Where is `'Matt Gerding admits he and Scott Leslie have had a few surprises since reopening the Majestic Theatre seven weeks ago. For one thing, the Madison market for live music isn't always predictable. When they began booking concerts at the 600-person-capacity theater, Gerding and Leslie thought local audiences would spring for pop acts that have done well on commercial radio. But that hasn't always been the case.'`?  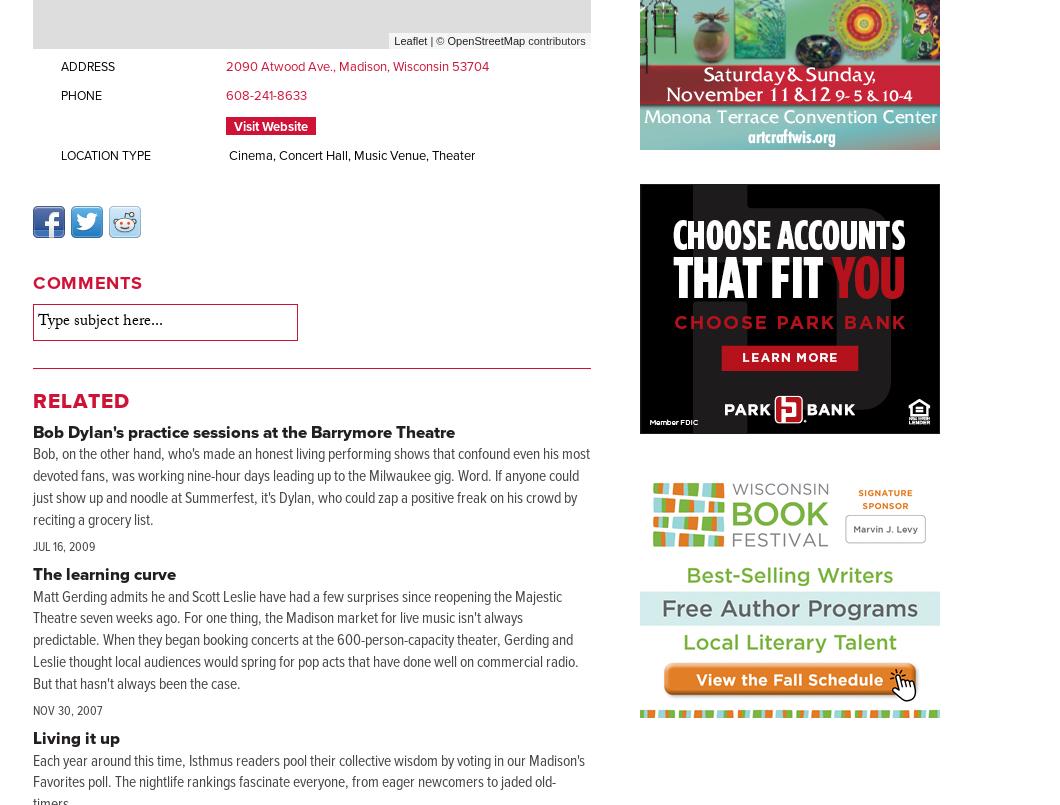
'Matt Gerding admits he and Scott Leslie have had a few surprises since reopening the Majestic Theatre seven weeks ago. For one thing, the Madison market for live music isn't always predictable. When they began booking concerts at the 600-person-capacity theater, Gerding and Leslie thought local audiences would spring for pop acts that have done well on commercial radio. But that hasn't always been the case.' is located at coordinates (306, 639).